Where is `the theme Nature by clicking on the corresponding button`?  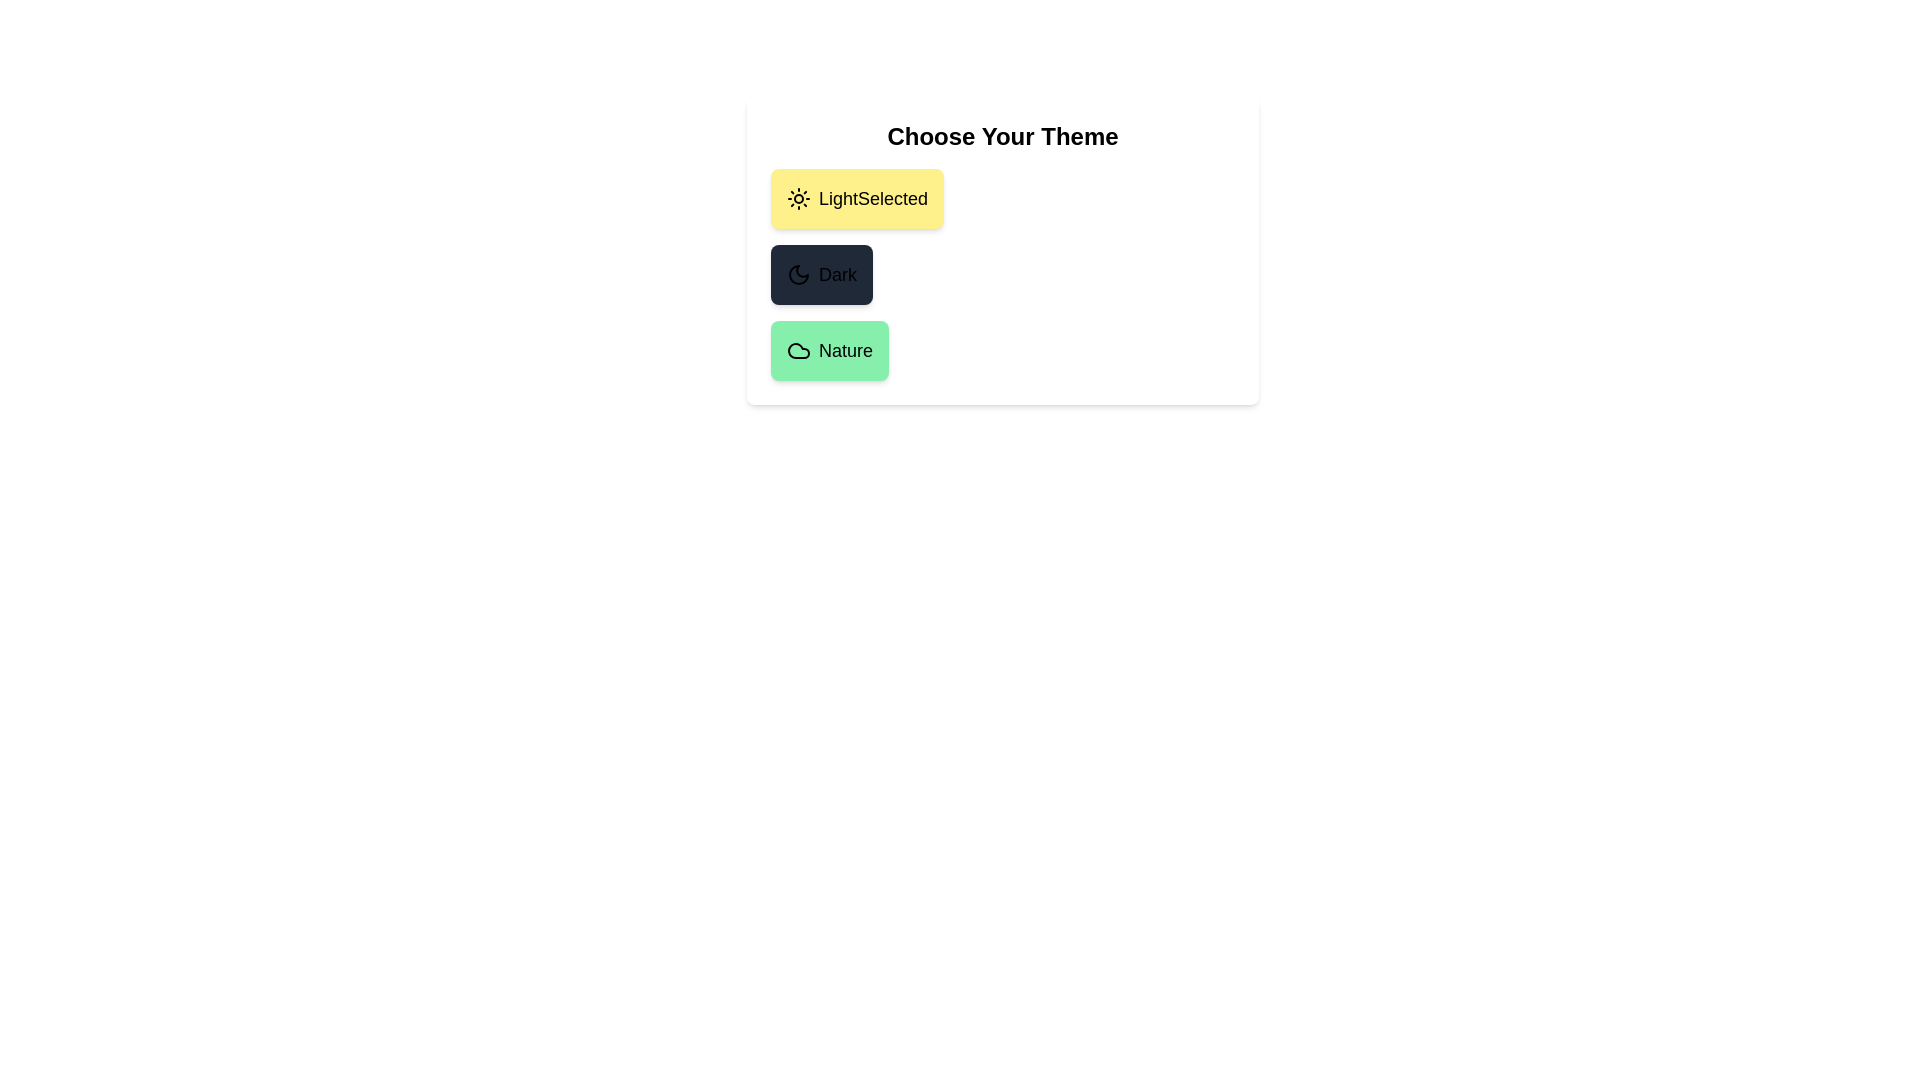
the theme Nature by clicking on the corresponding button is located at coordinates (830, 350).